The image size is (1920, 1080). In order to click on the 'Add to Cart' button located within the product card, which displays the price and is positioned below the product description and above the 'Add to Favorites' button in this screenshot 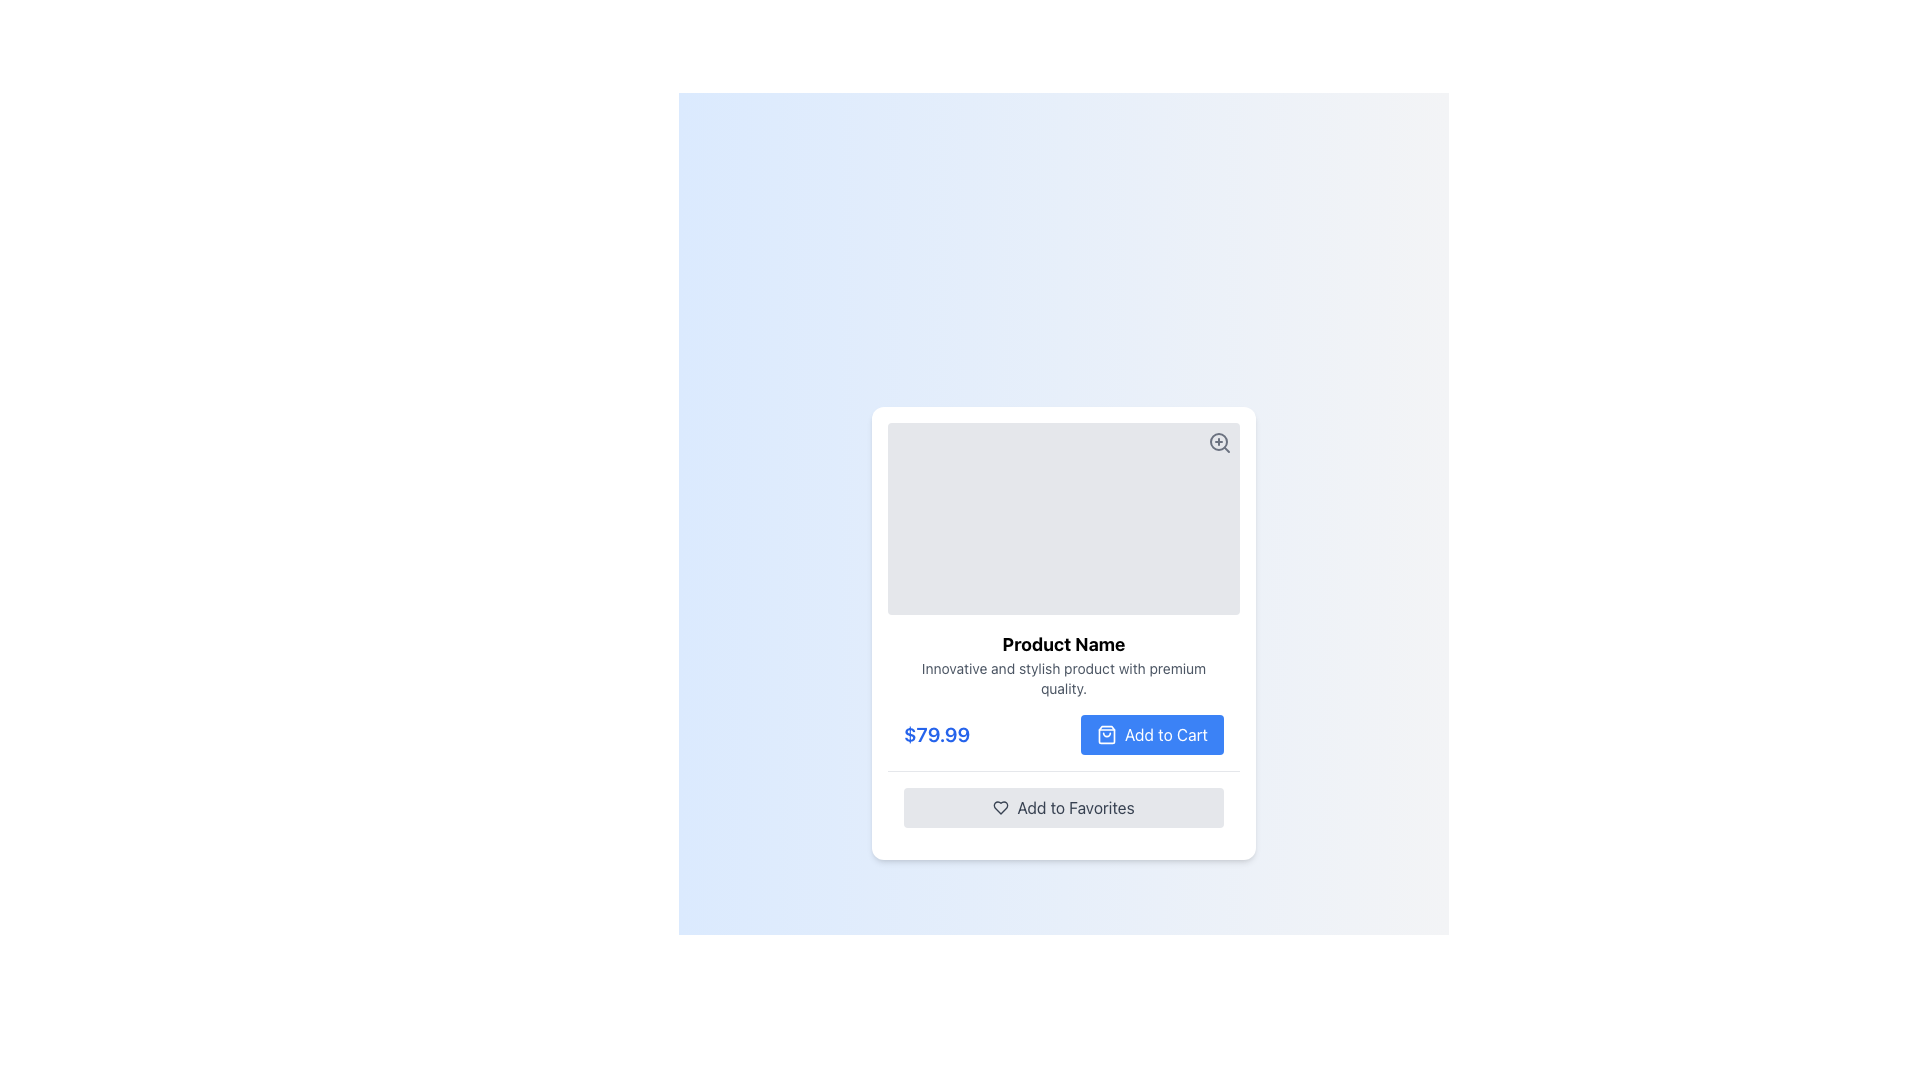, I will do `click(1063, 734)`.